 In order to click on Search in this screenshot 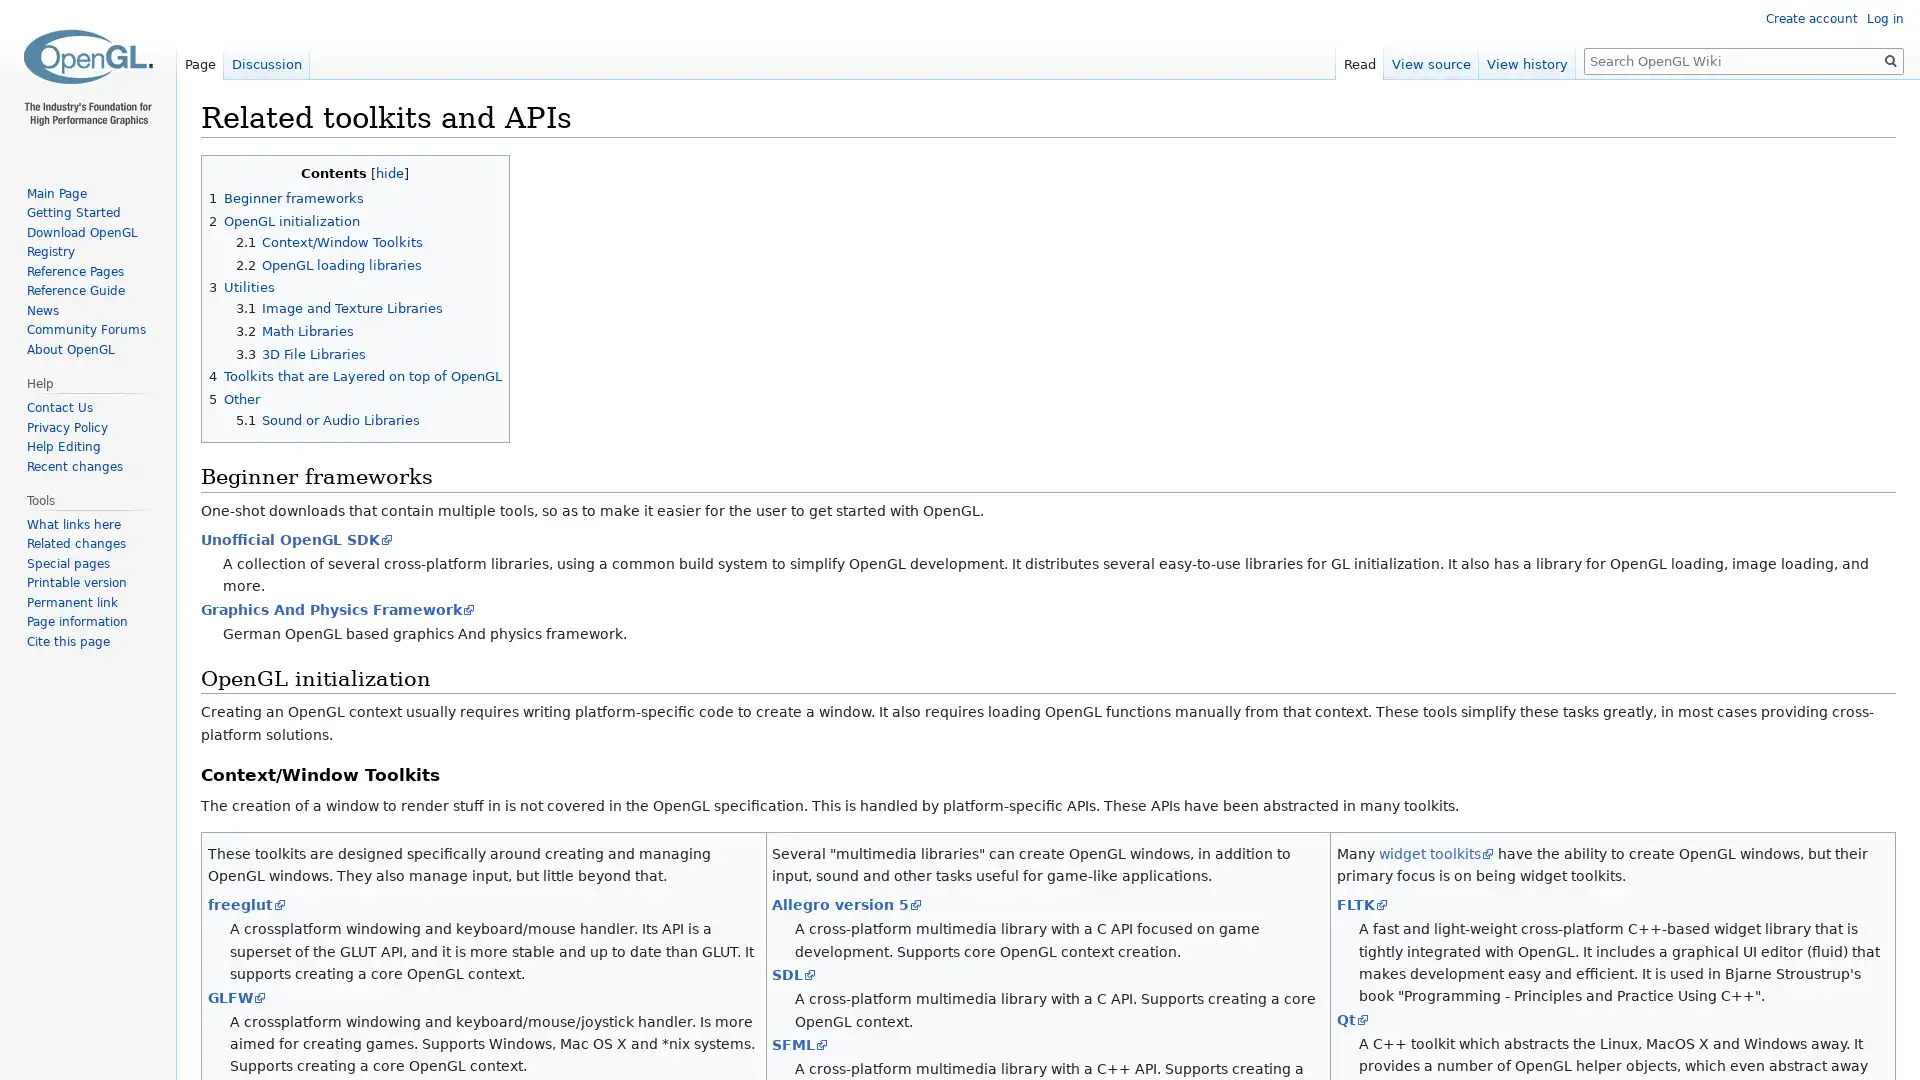, I will do `click(1890, 60)`.